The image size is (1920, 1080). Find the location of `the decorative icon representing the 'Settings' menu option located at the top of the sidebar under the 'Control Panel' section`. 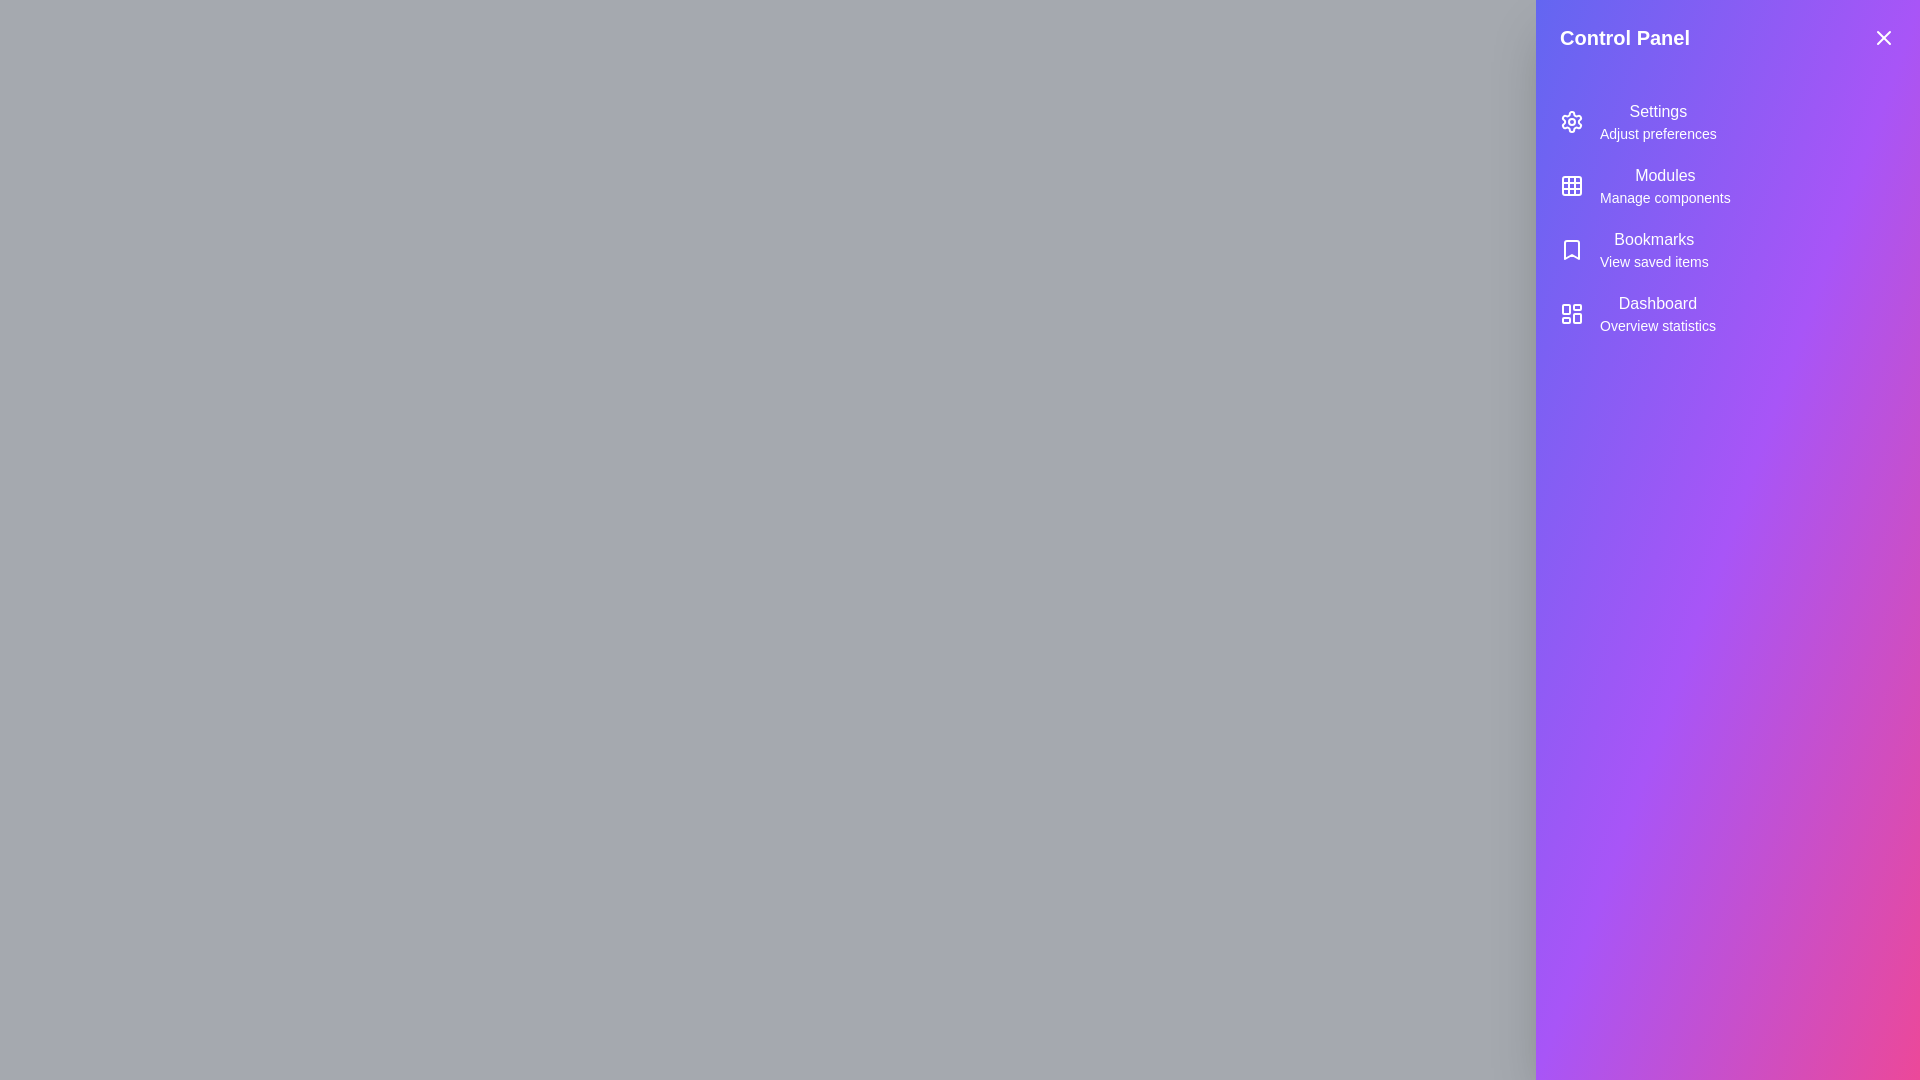

the decorative icon representing the 'Settings' menu option located at the top of the sidebar under the 'Control Panel' section is located at coordinates (1570, 122).